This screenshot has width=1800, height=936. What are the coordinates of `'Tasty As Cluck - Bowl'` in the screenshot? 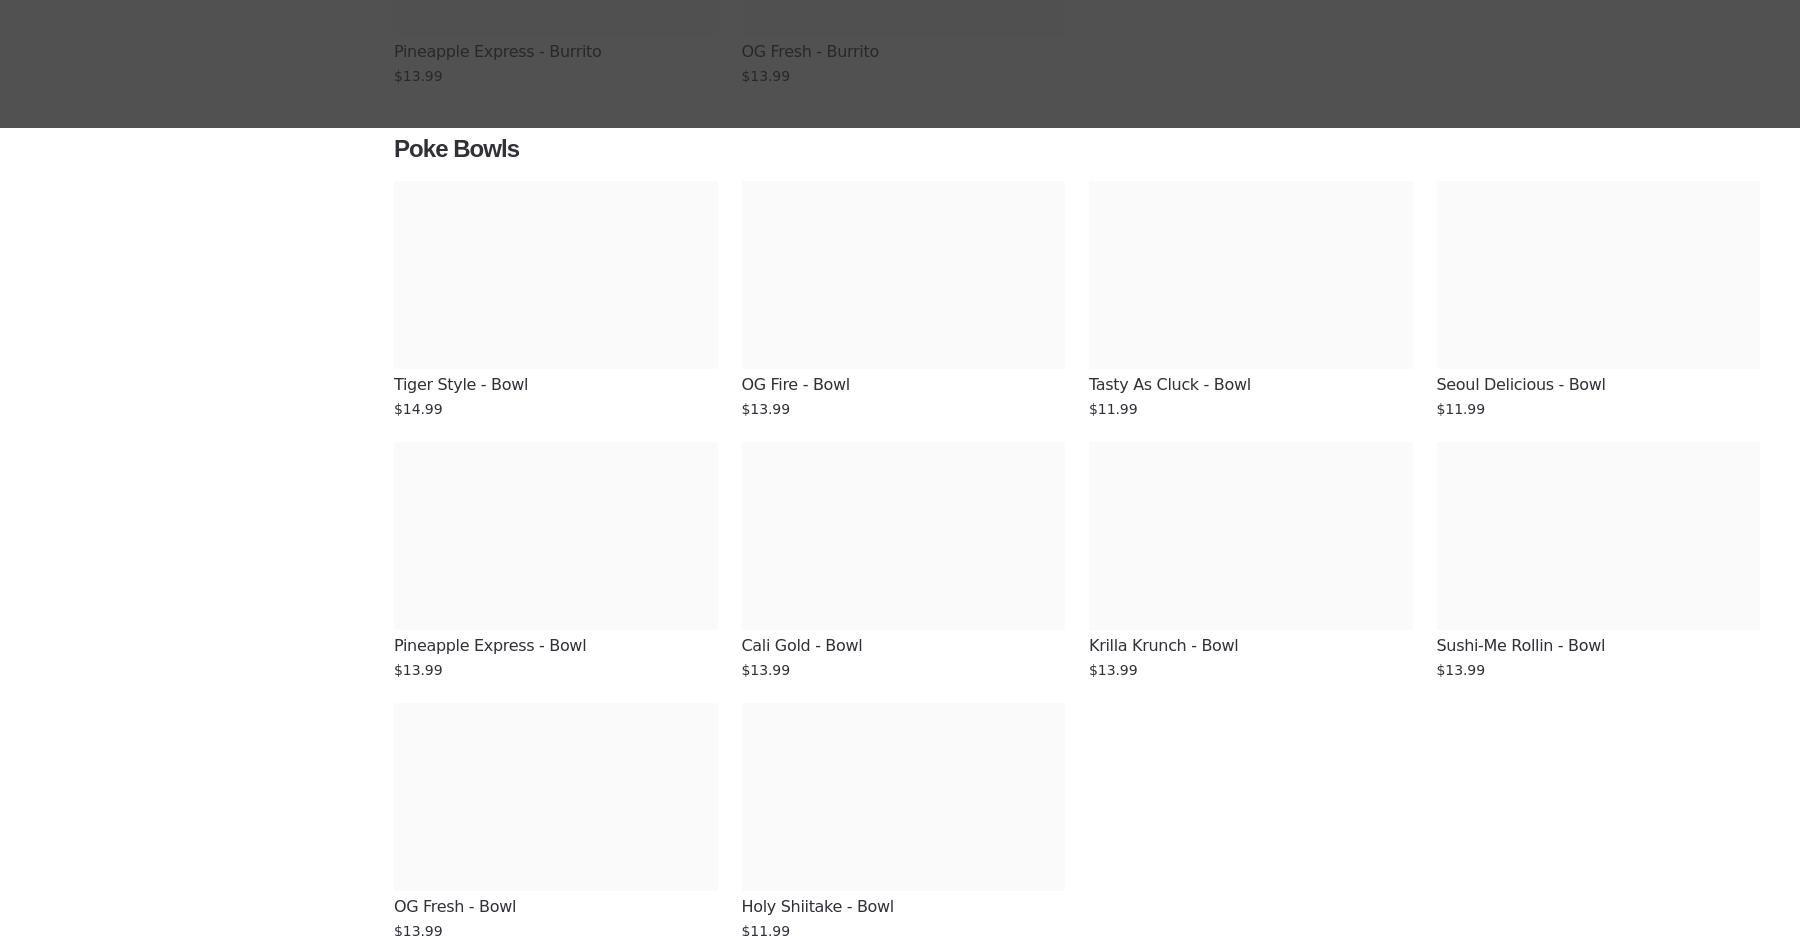 It's located at (1089, 384).